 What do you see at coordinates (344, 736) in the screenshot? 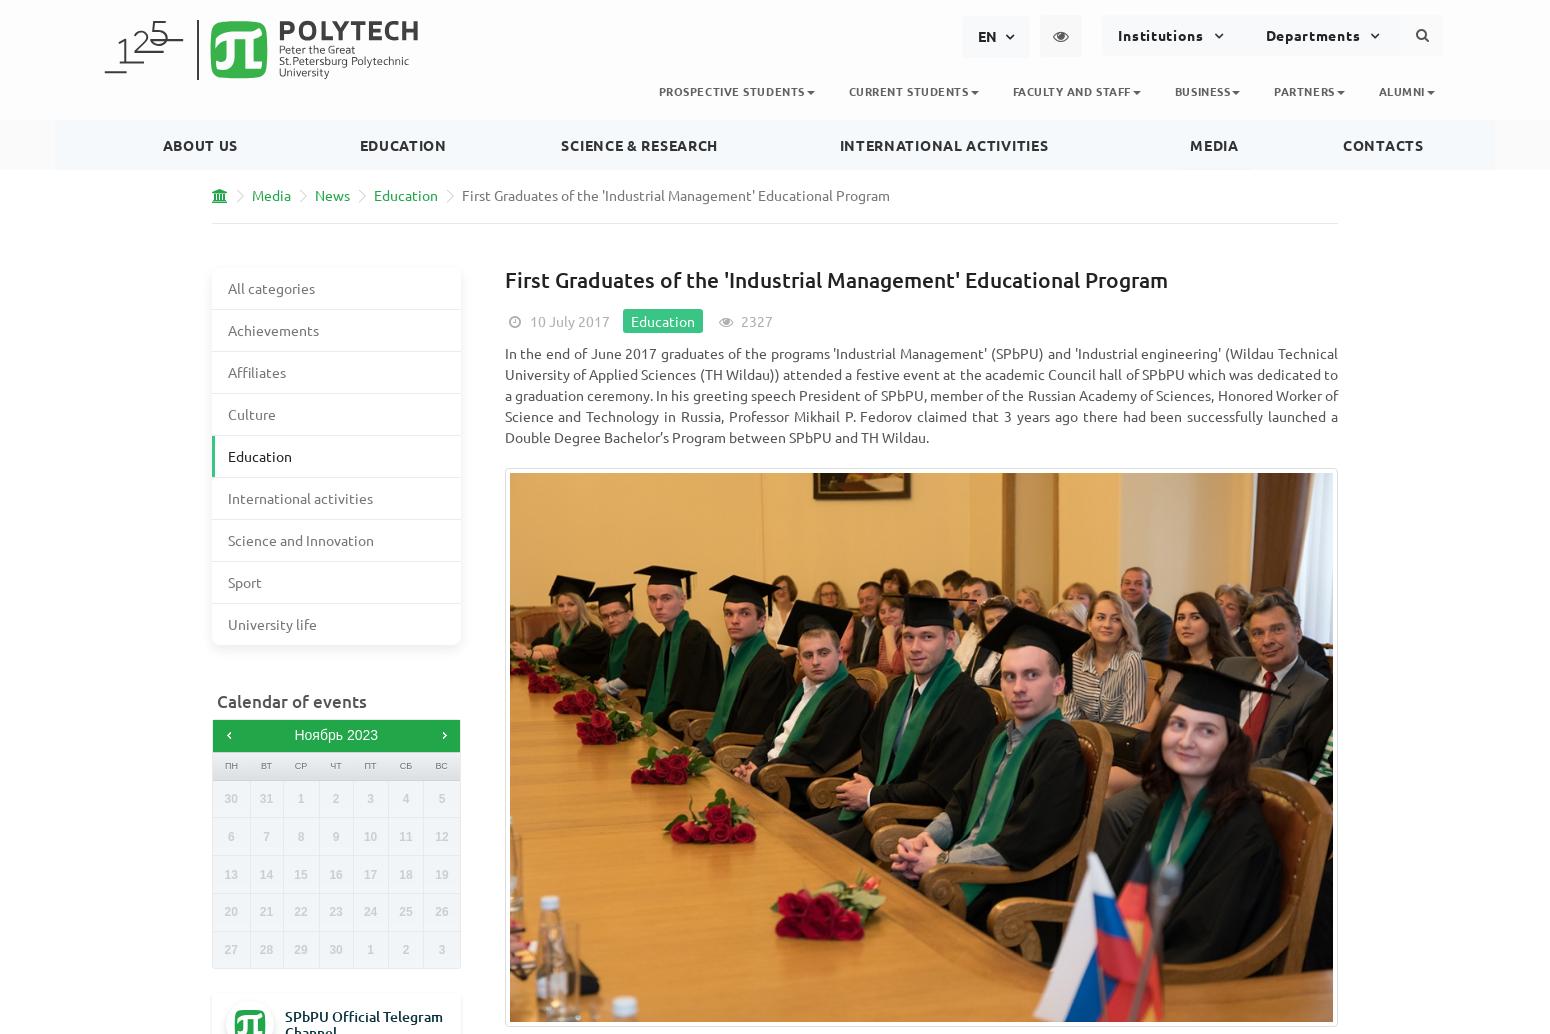
I see `'2023'` at bounding box center [344, 736].